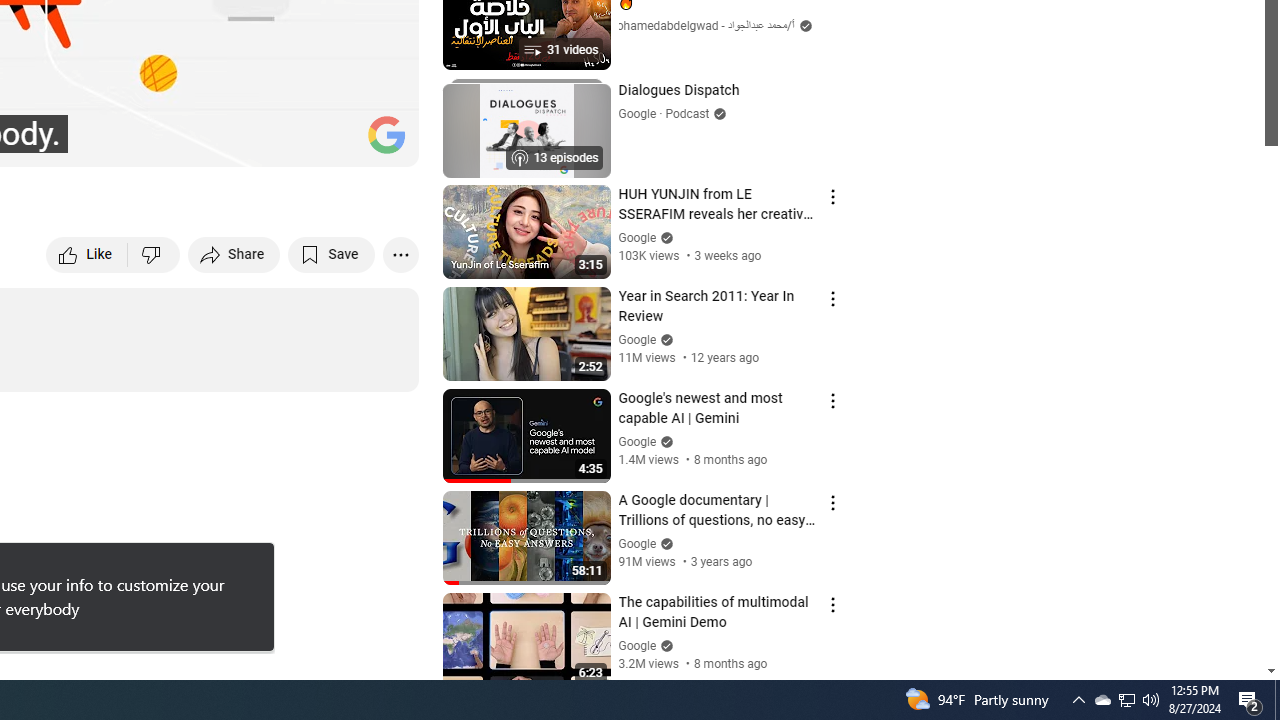  What do you see at coordinates (86, 253) in the screenshot?
I see `'Like'` at bounding box center [86, 253].